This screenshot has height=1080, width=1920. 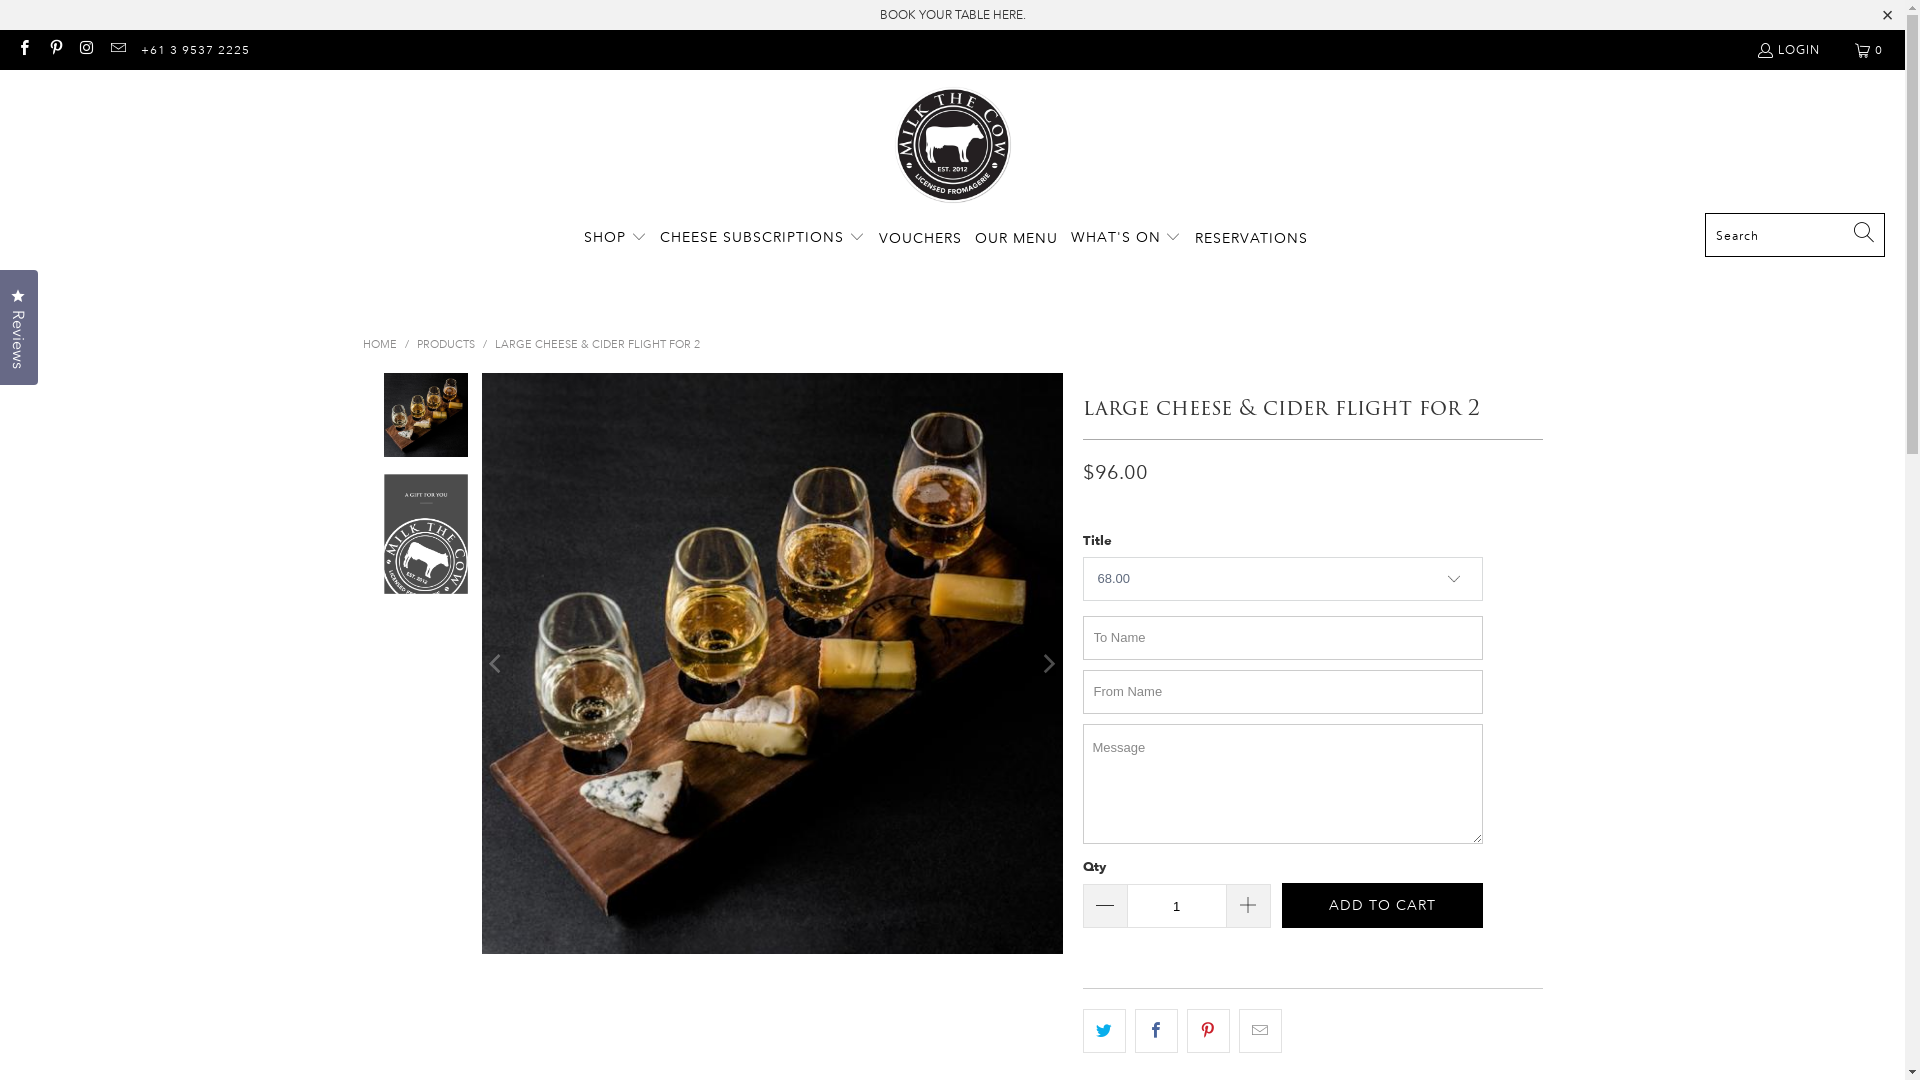 What do you see at coordinates (1281, 905) in the screenshot?
I see `'ADD TO CART'` at bounding box center [1281, 905].